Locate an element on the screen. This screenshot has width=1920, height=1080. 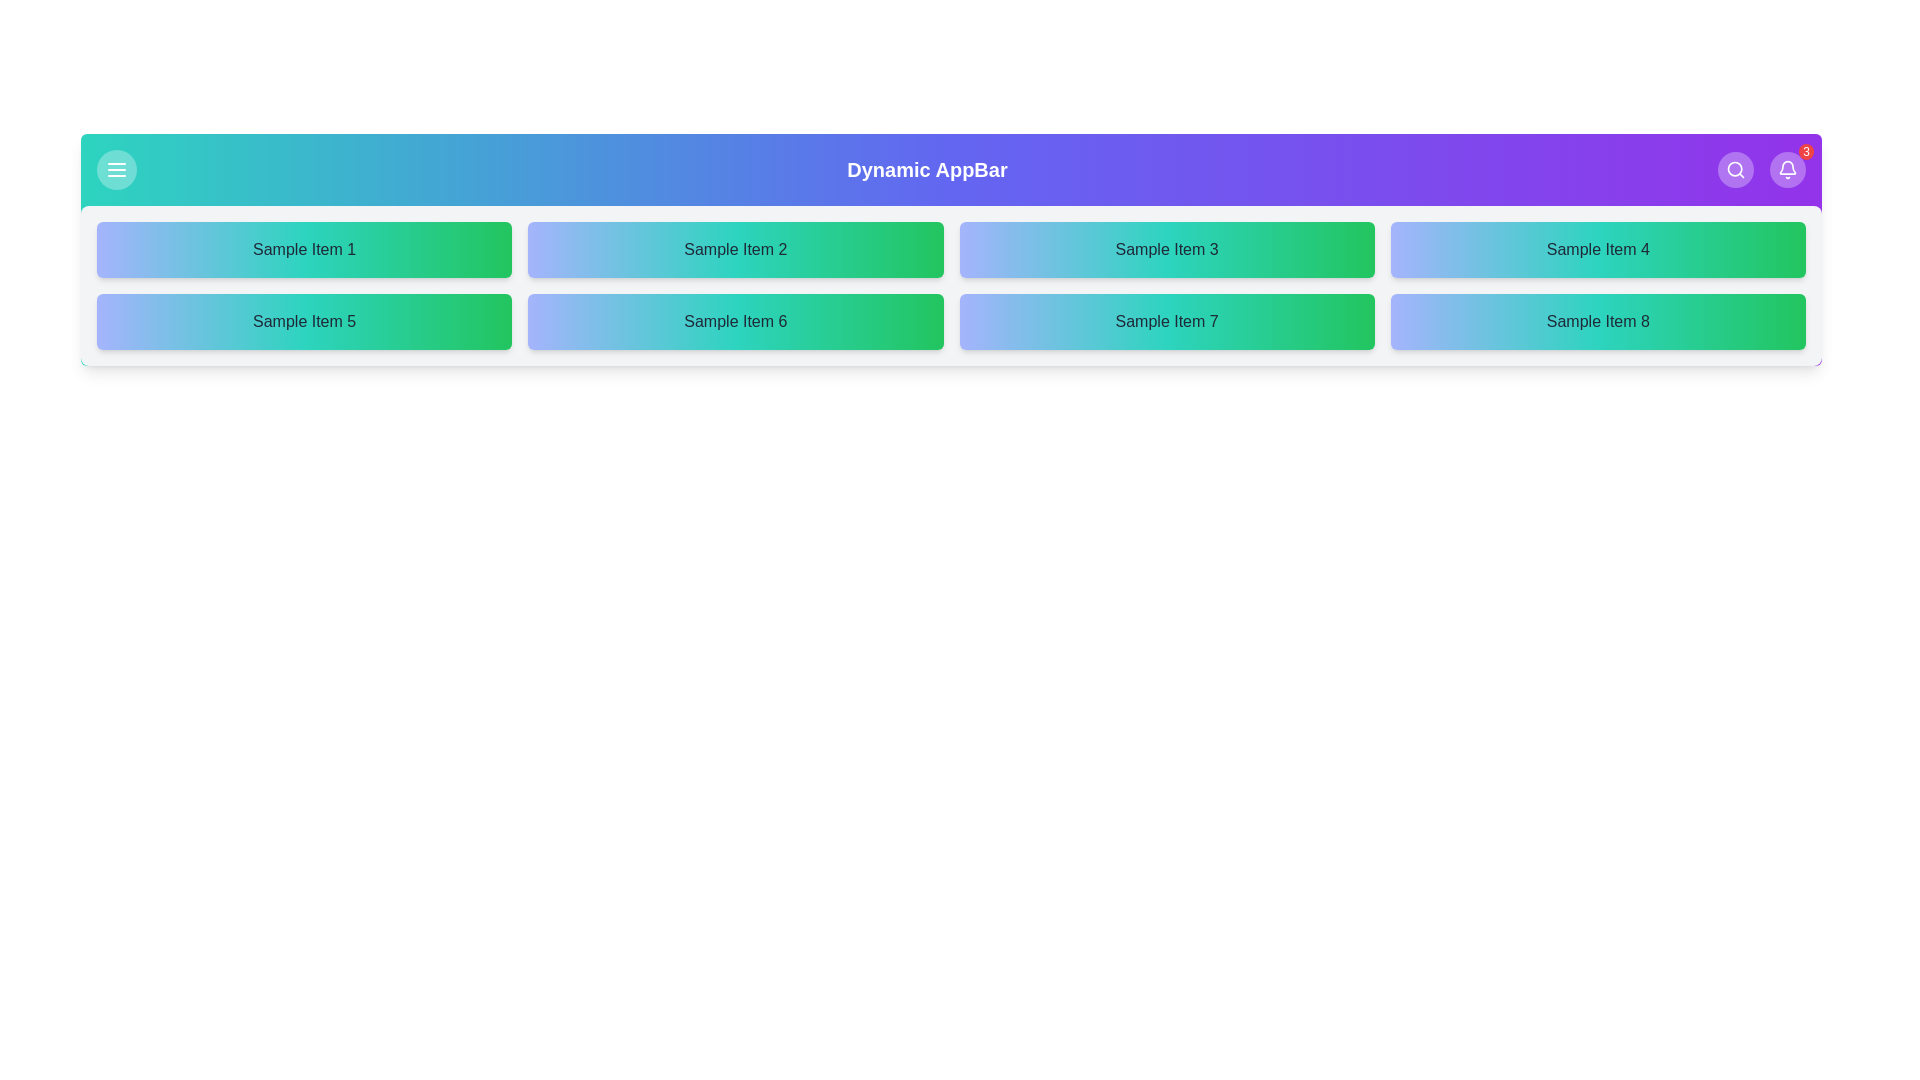
menu button to toggle the menu visibility is located at coordinates (115, 168).